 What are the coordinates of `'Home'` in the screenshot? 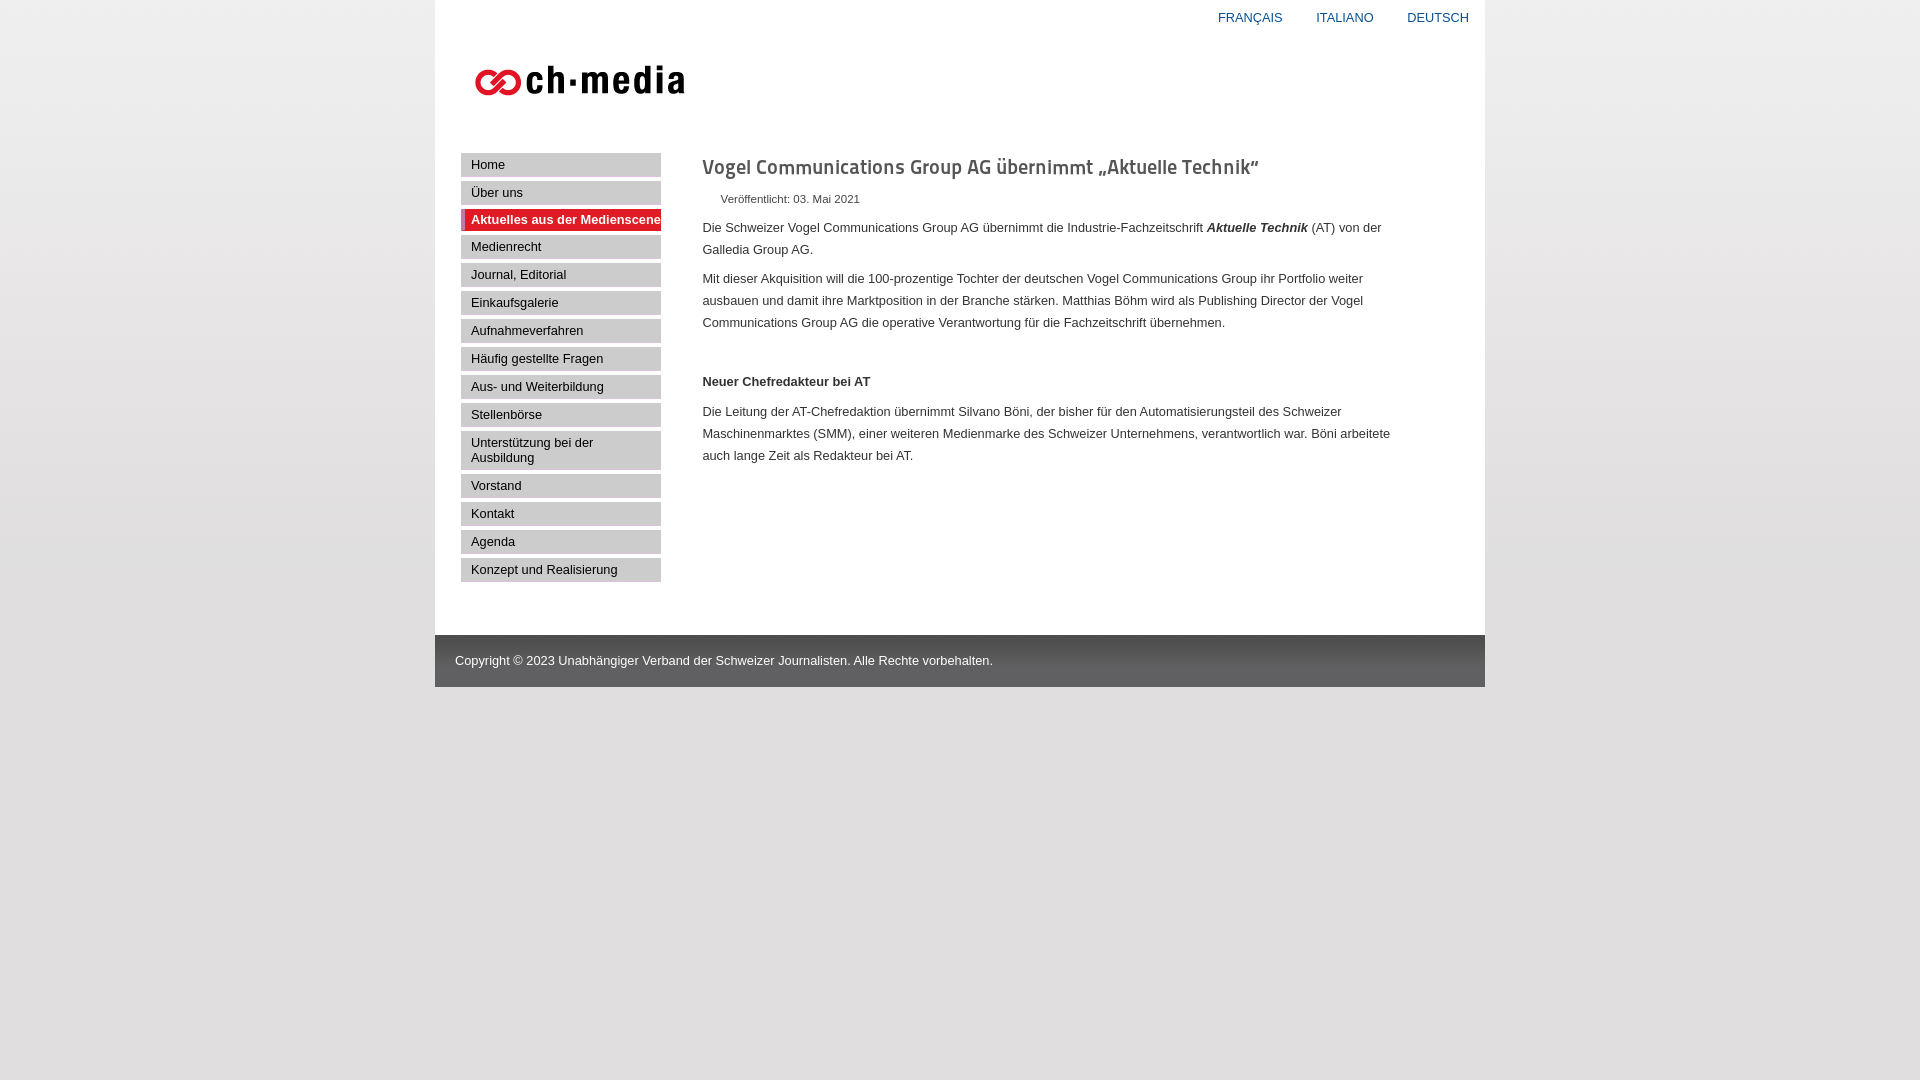 It's located at (560, 164).